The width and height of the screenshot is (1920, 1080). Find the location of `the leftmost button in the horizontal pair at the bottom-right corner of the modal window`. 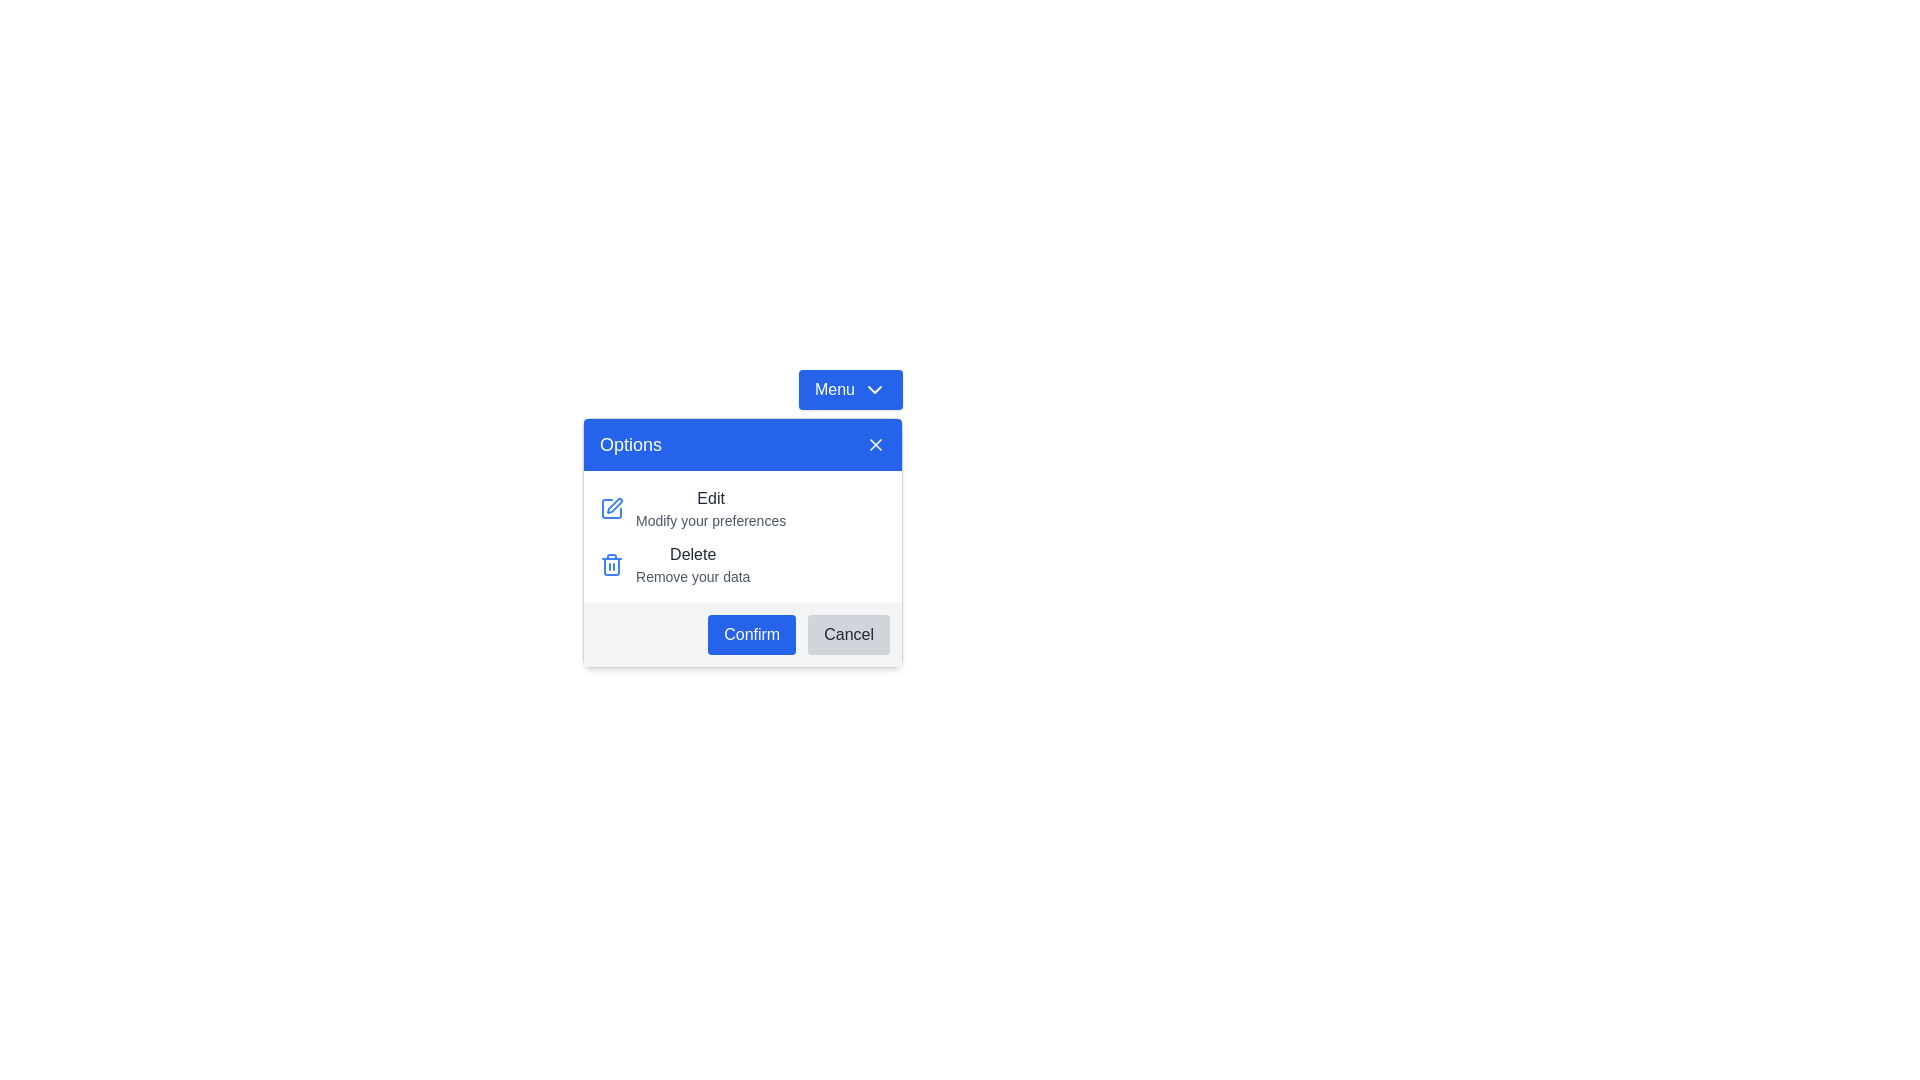

the leftmost button in the horizontal pair at the bottom-right corner of the modal window is located at coordinates (751, 635).